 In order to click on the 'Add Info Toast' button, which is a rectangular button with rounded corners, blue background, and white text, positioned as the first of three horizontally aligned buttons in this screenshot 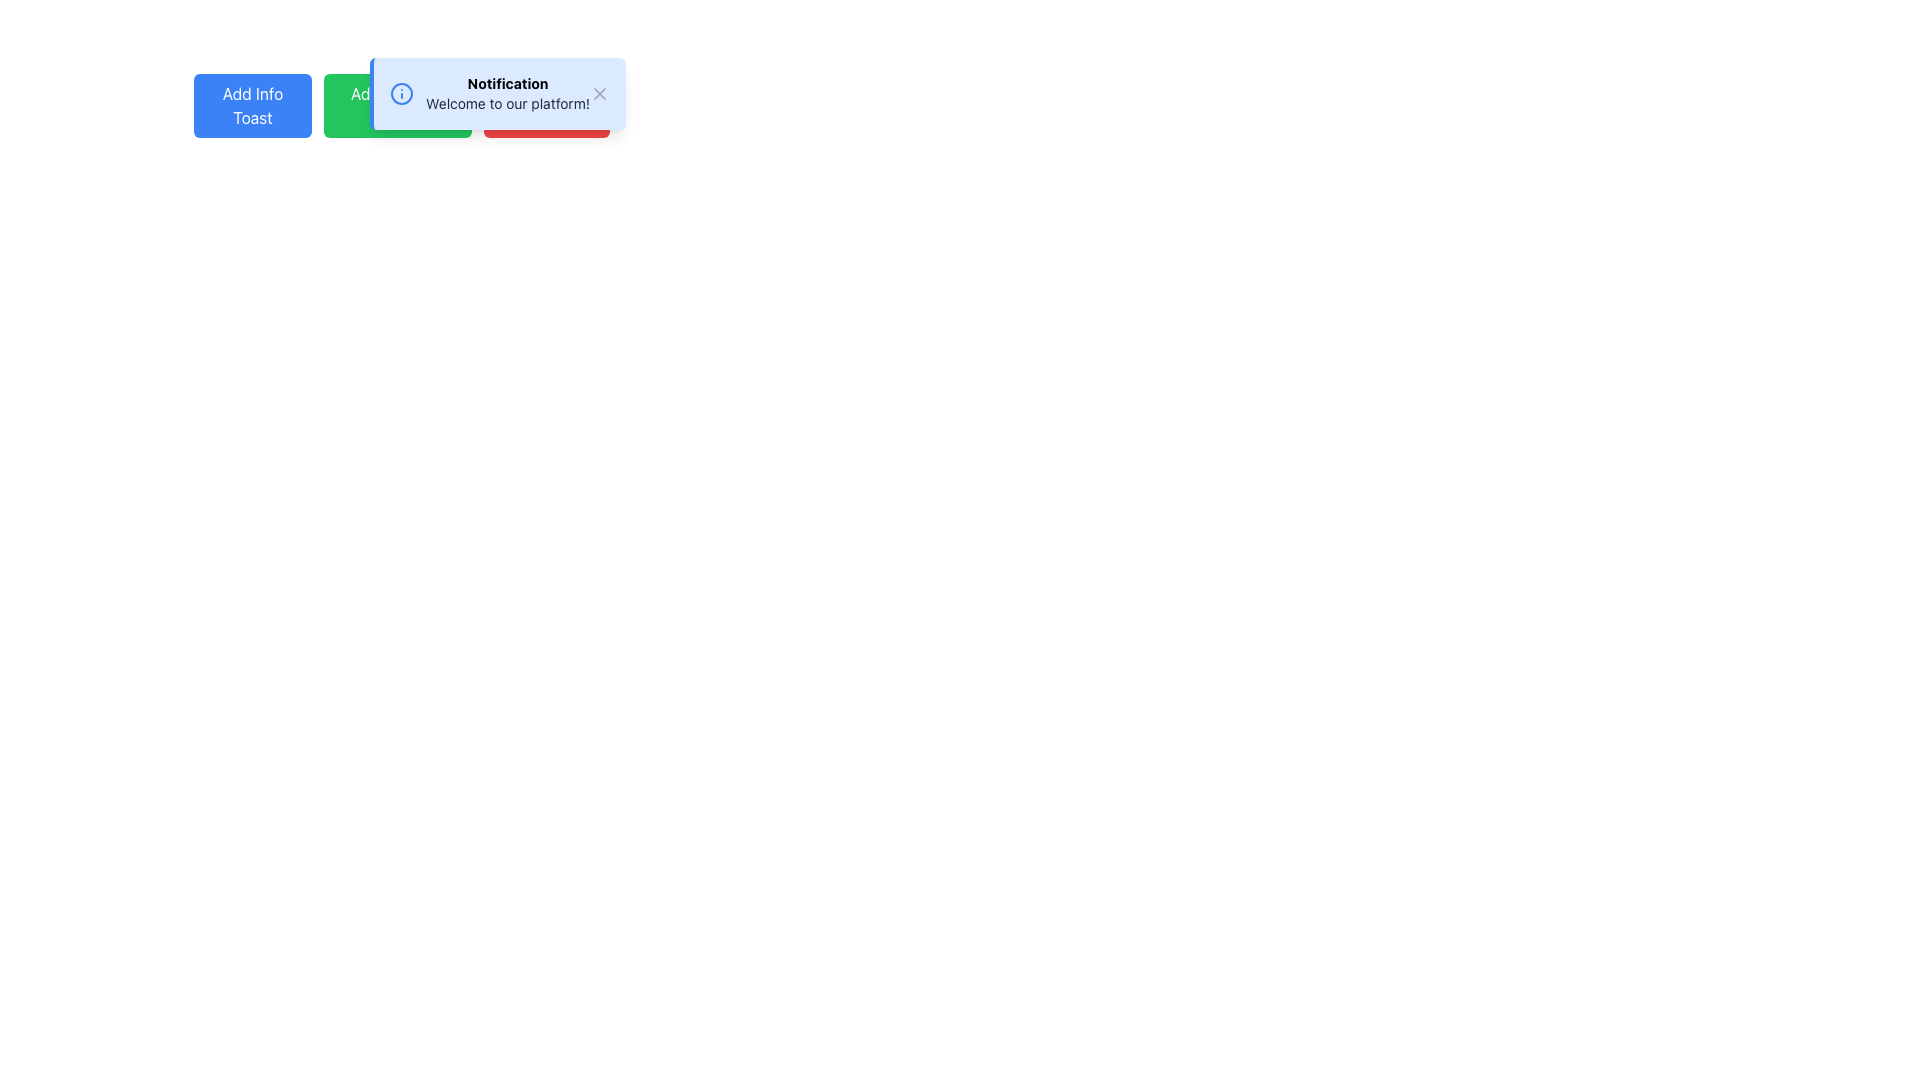, I will do `click(252, 105)`.